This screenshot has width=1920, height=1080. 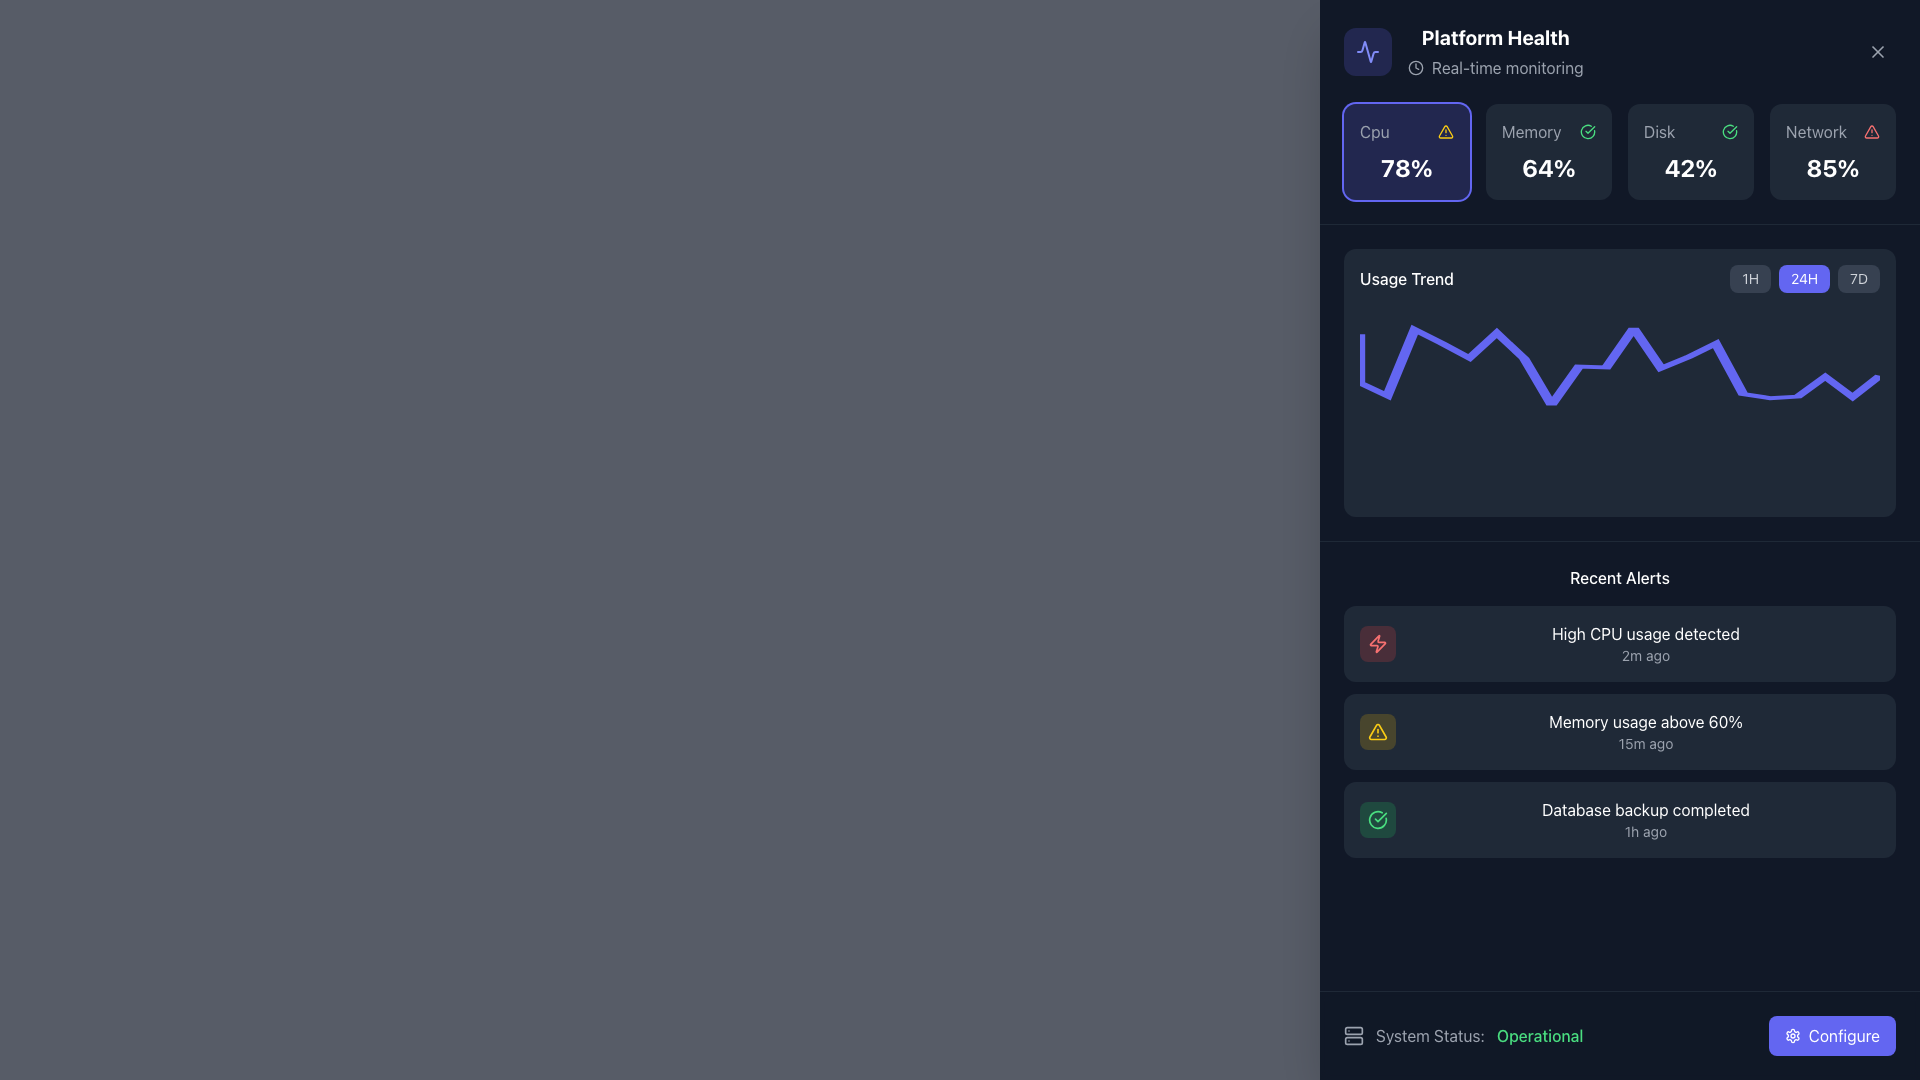 What do you see at coordinates (1376, 644) in the screenshot?
I see `the red lightning bolt icon in the 'Recent Alerts' section to interact with the alert regarding 'High CPU usage detected'` at bounding box center [1376, 644].